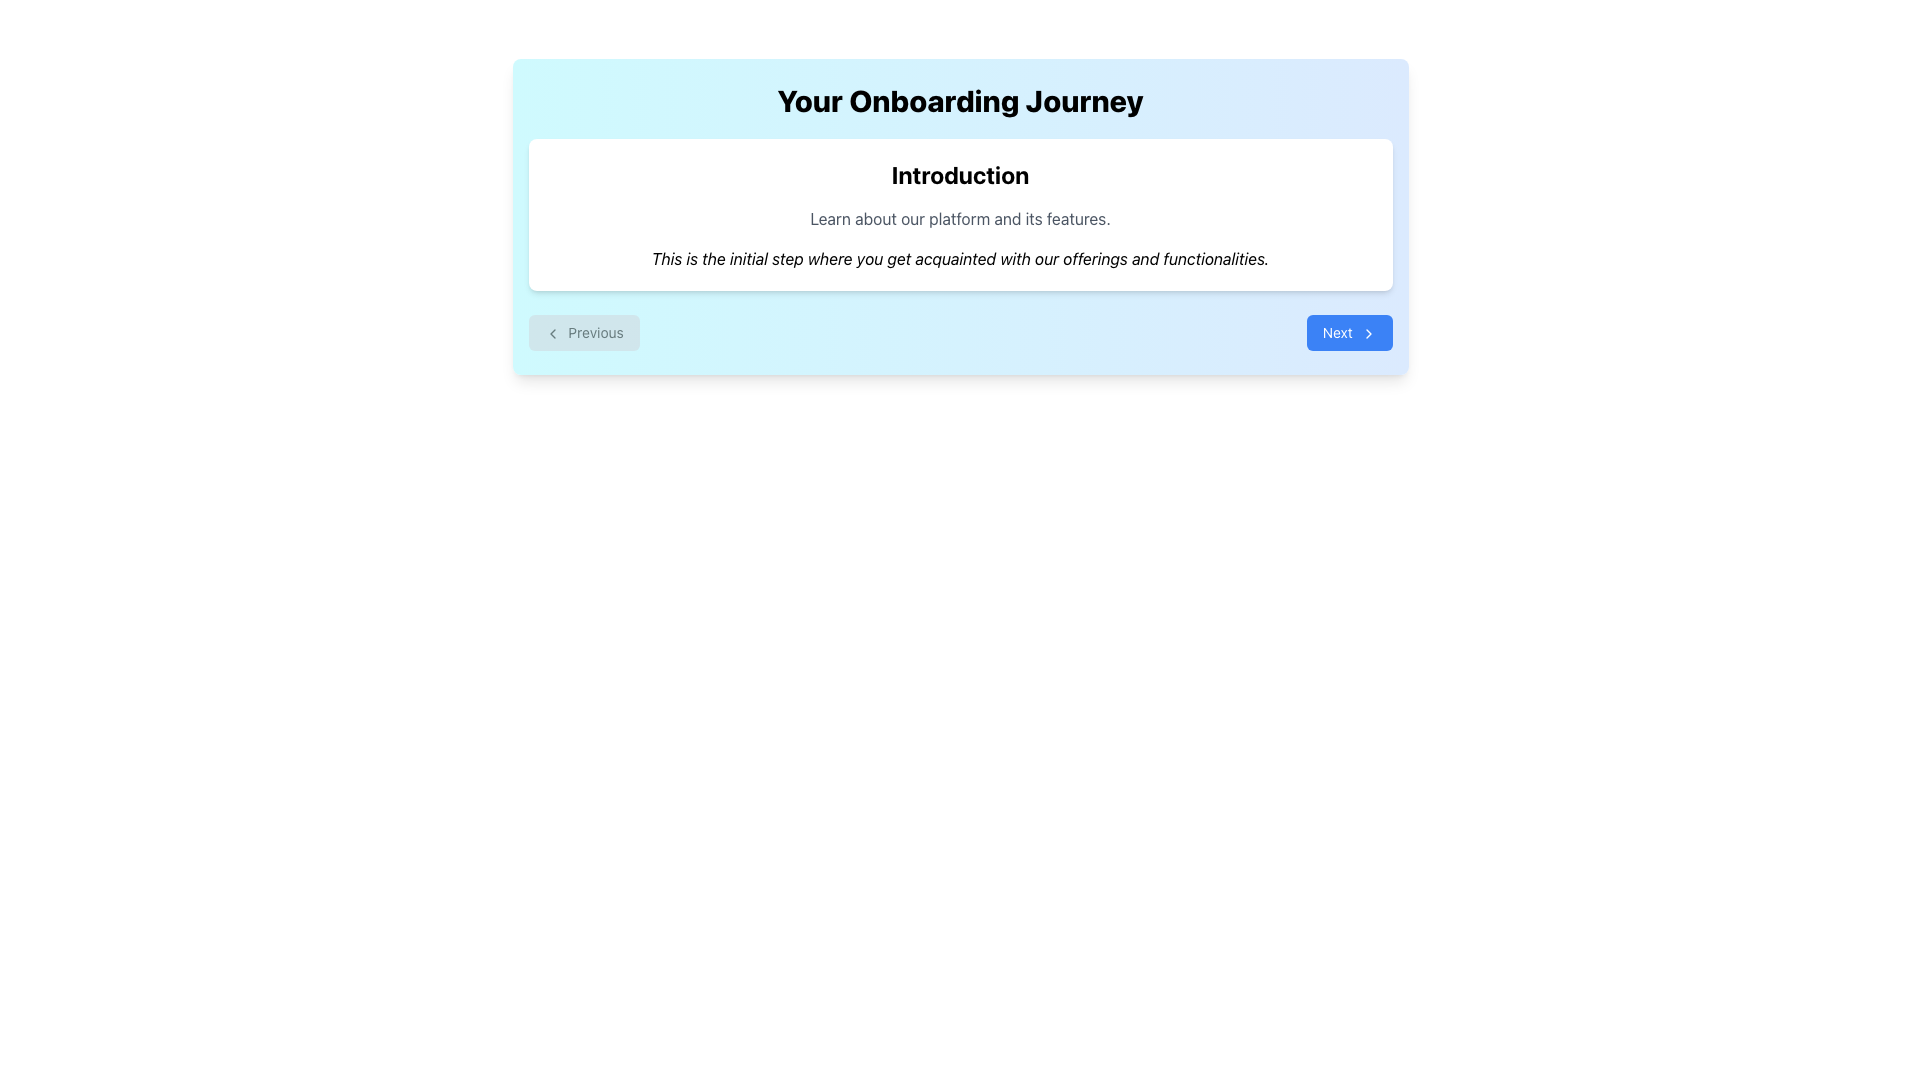 Image resolution: width=1920 pixels, height=1080 pixels. What do you see at coordinates (960, 100) in the screenshot?
I see `heading text 'Your Onboarding Journey' displayed prominently at the top of the section with a gradient background` at bounding box center [960, 100].